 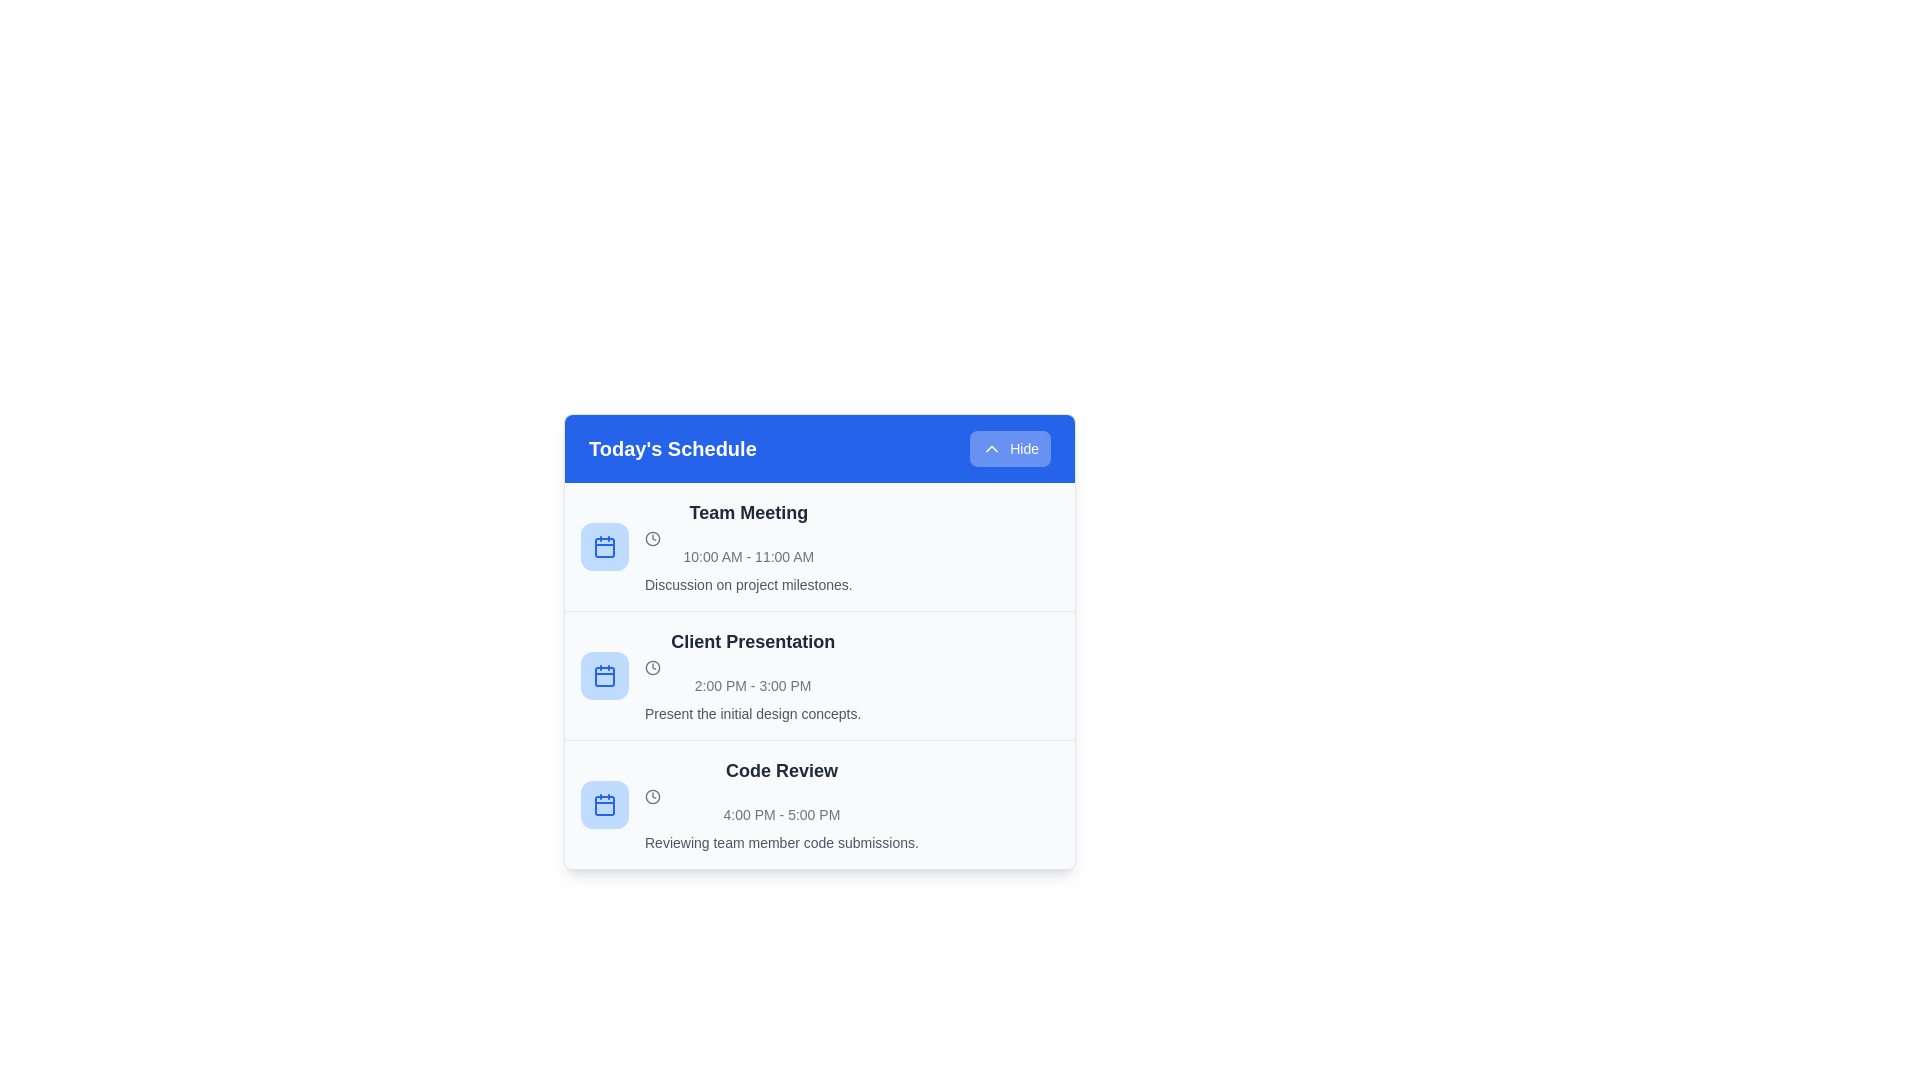 What do you see at coordinates (747, 585) in the screenshot?
I see `the descriptive label that provides additional details about the associated schedule item located below the '10:00 AM - 11:00 AM' text in the 'Today's Schedule' panel` at bounding box center [747, 585].